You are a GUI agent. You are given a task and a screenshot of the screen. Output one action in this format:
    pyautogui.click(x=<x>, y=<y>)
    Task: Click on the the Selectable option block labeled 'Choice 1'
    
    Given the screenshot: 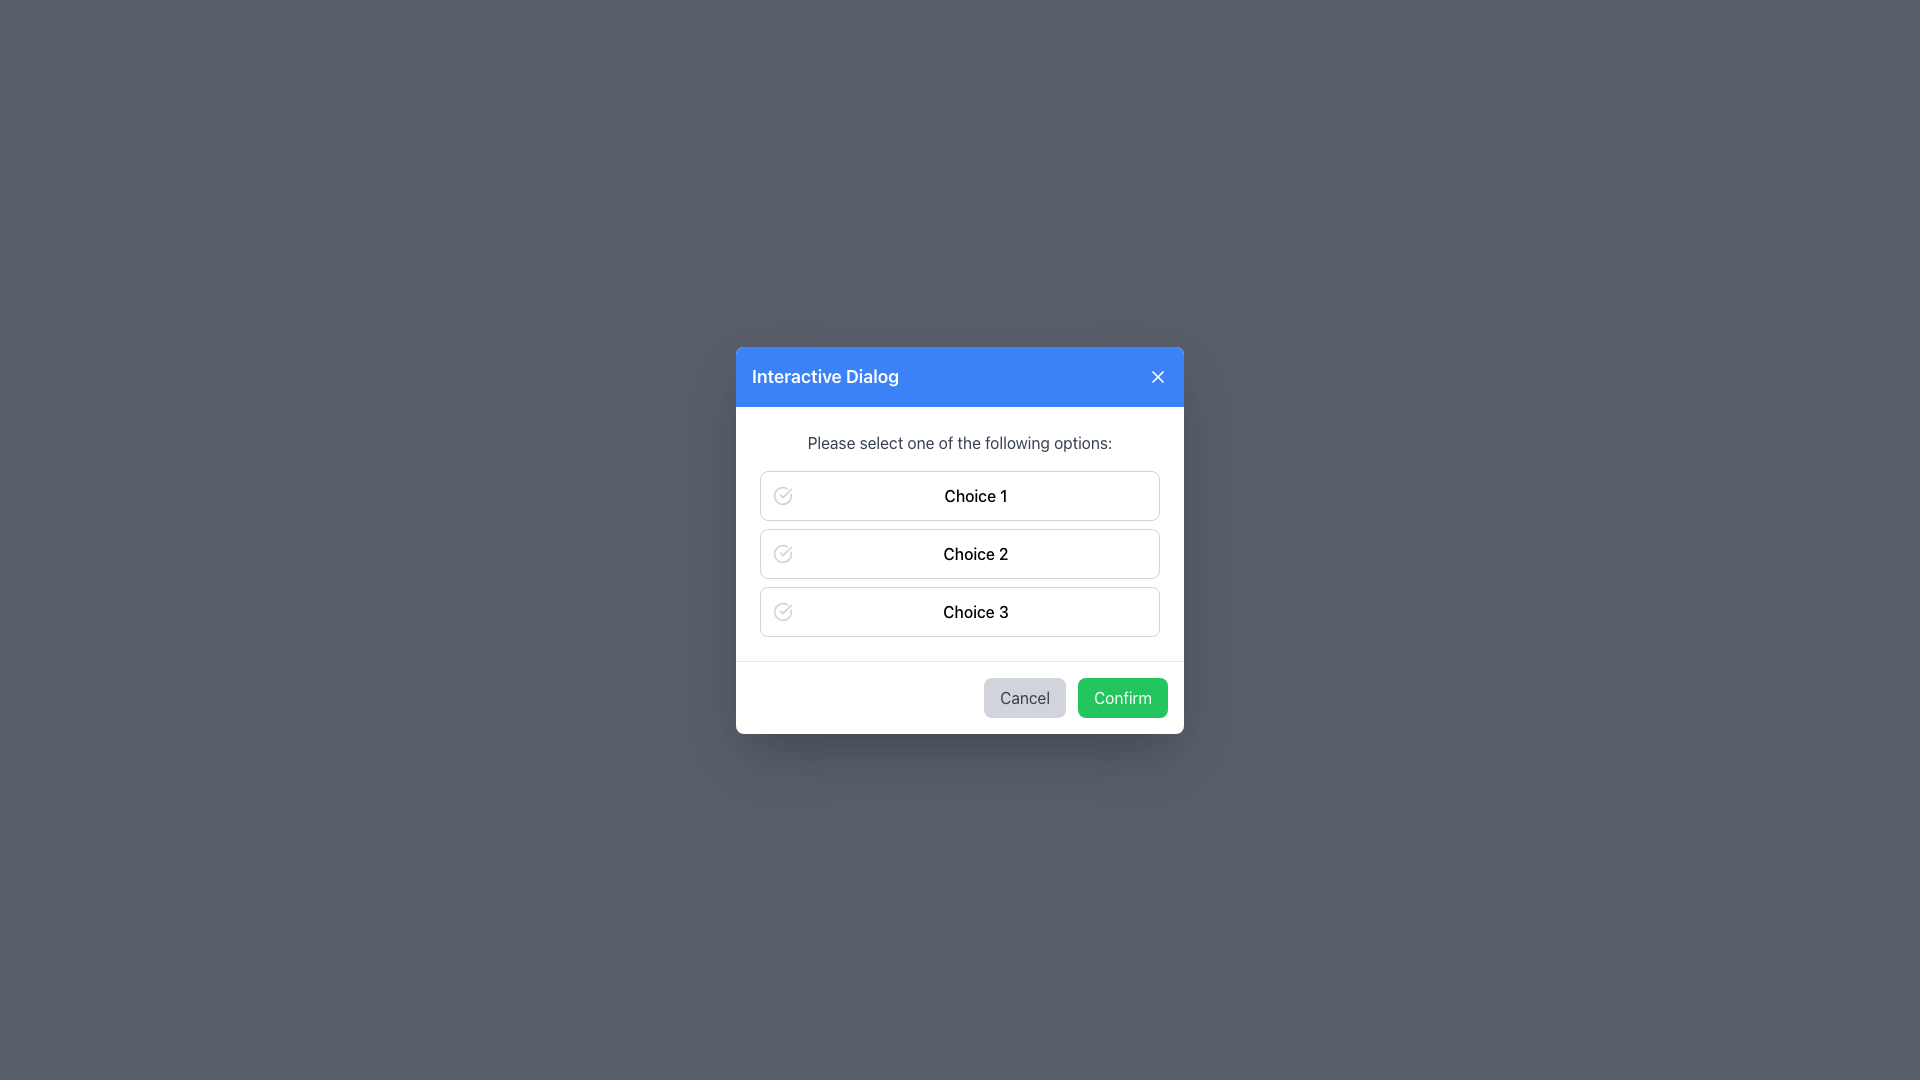 What is the action you would take?
    pyautogui.click(x=960, y=494)
    